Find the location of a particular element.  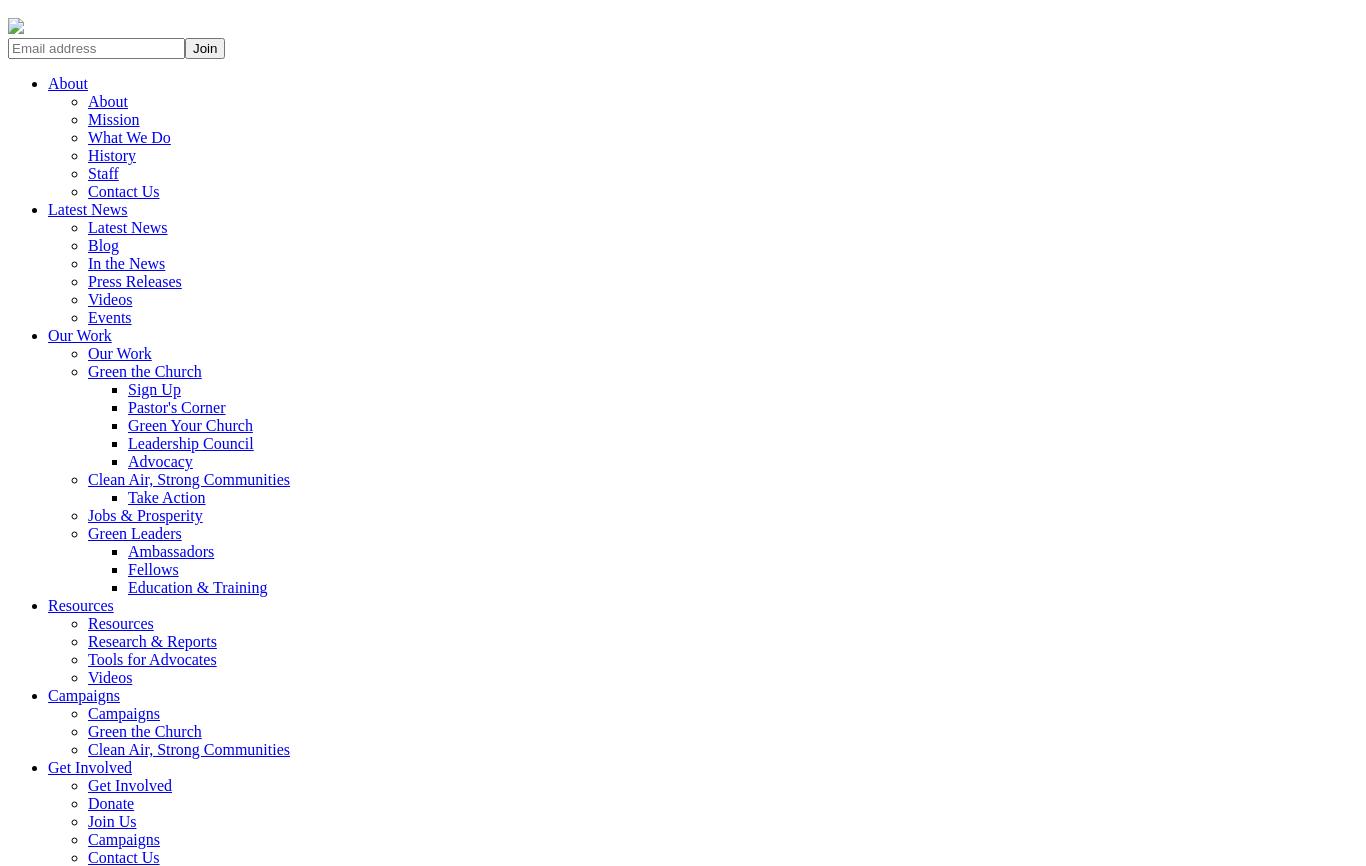

'Press Releases' is located at coordinates (133, 280).